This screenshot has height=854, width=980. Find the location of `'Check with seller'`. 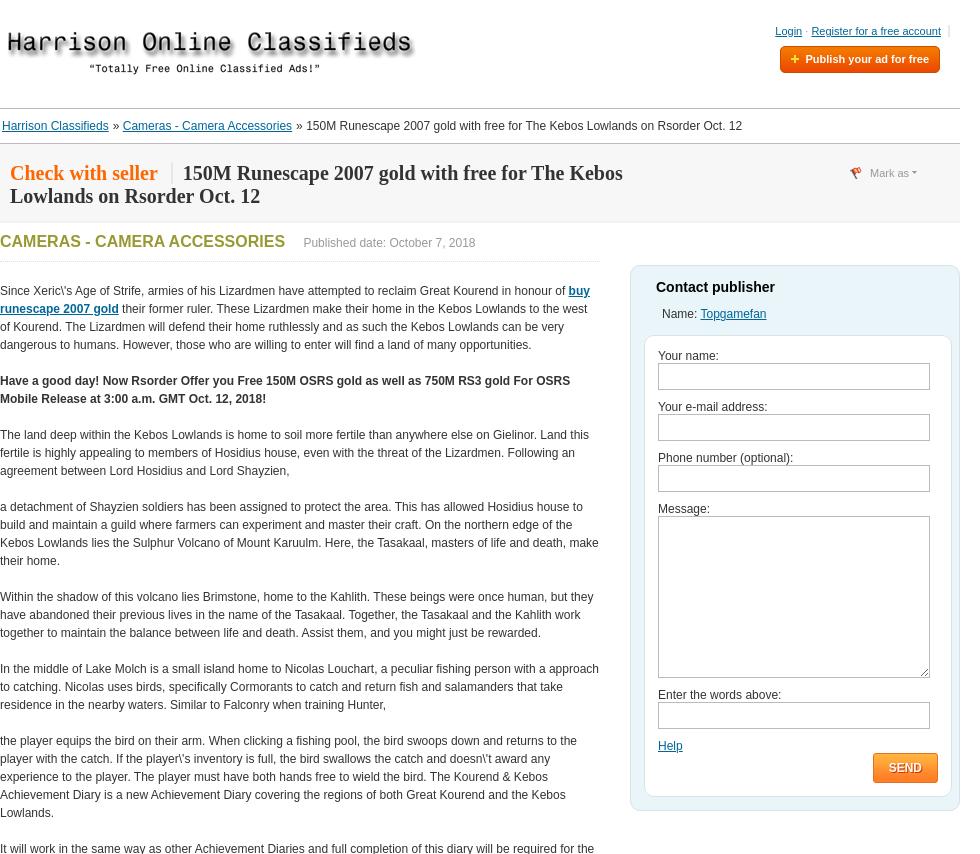

'Check with seller' is located at coordinates (83, 173).